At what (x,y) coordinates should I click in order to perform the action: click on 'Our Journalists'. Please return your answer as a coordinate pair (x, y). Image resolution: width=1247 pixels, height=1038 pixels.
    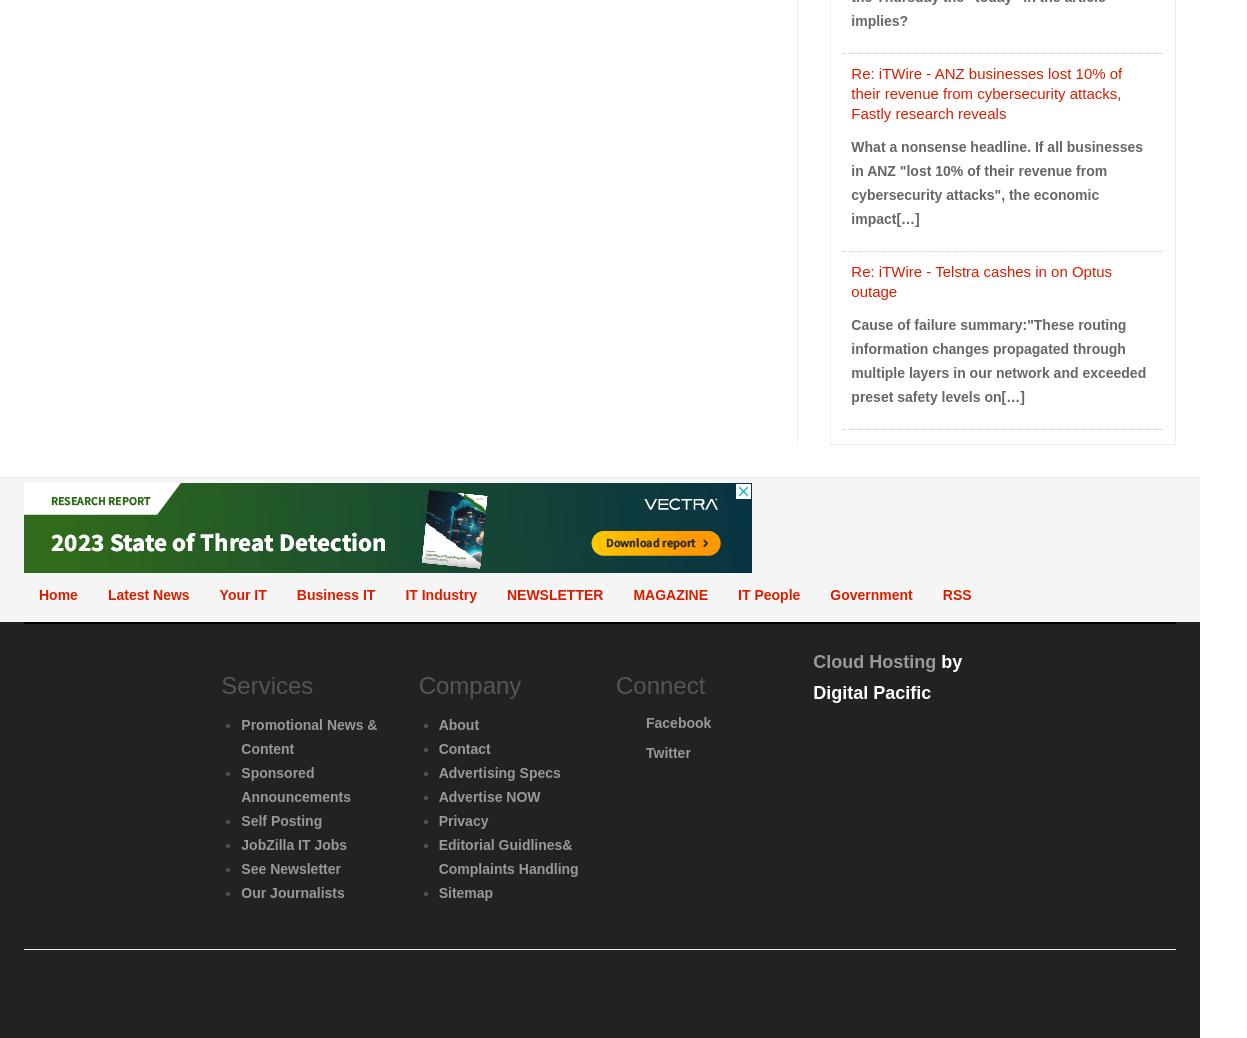
    Looking at the image, I should click on (292, 892).